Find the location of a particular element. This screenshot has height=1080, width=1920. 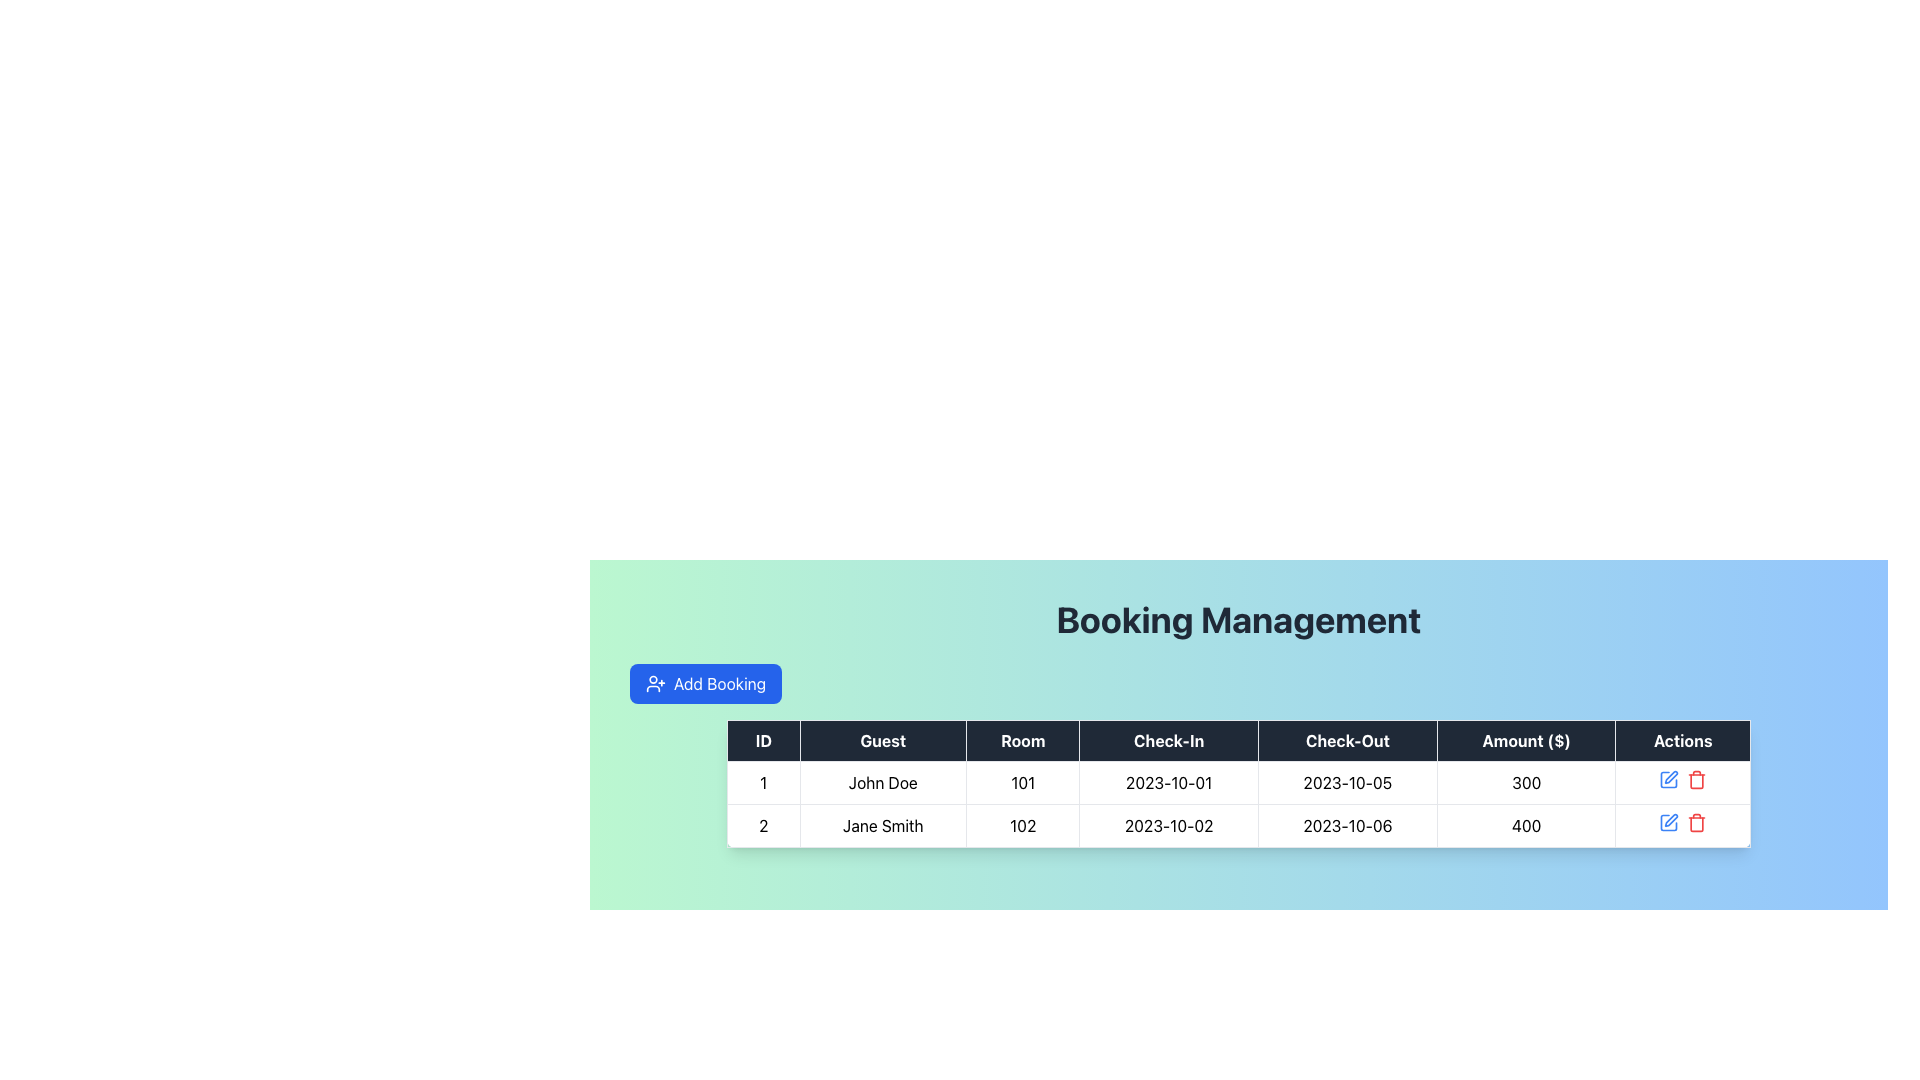

the table header cell that labels the check-in dates, positioned fourth among the header cells, between 'Room' and 'Check-Out' is located at coordinates (1169, 740).